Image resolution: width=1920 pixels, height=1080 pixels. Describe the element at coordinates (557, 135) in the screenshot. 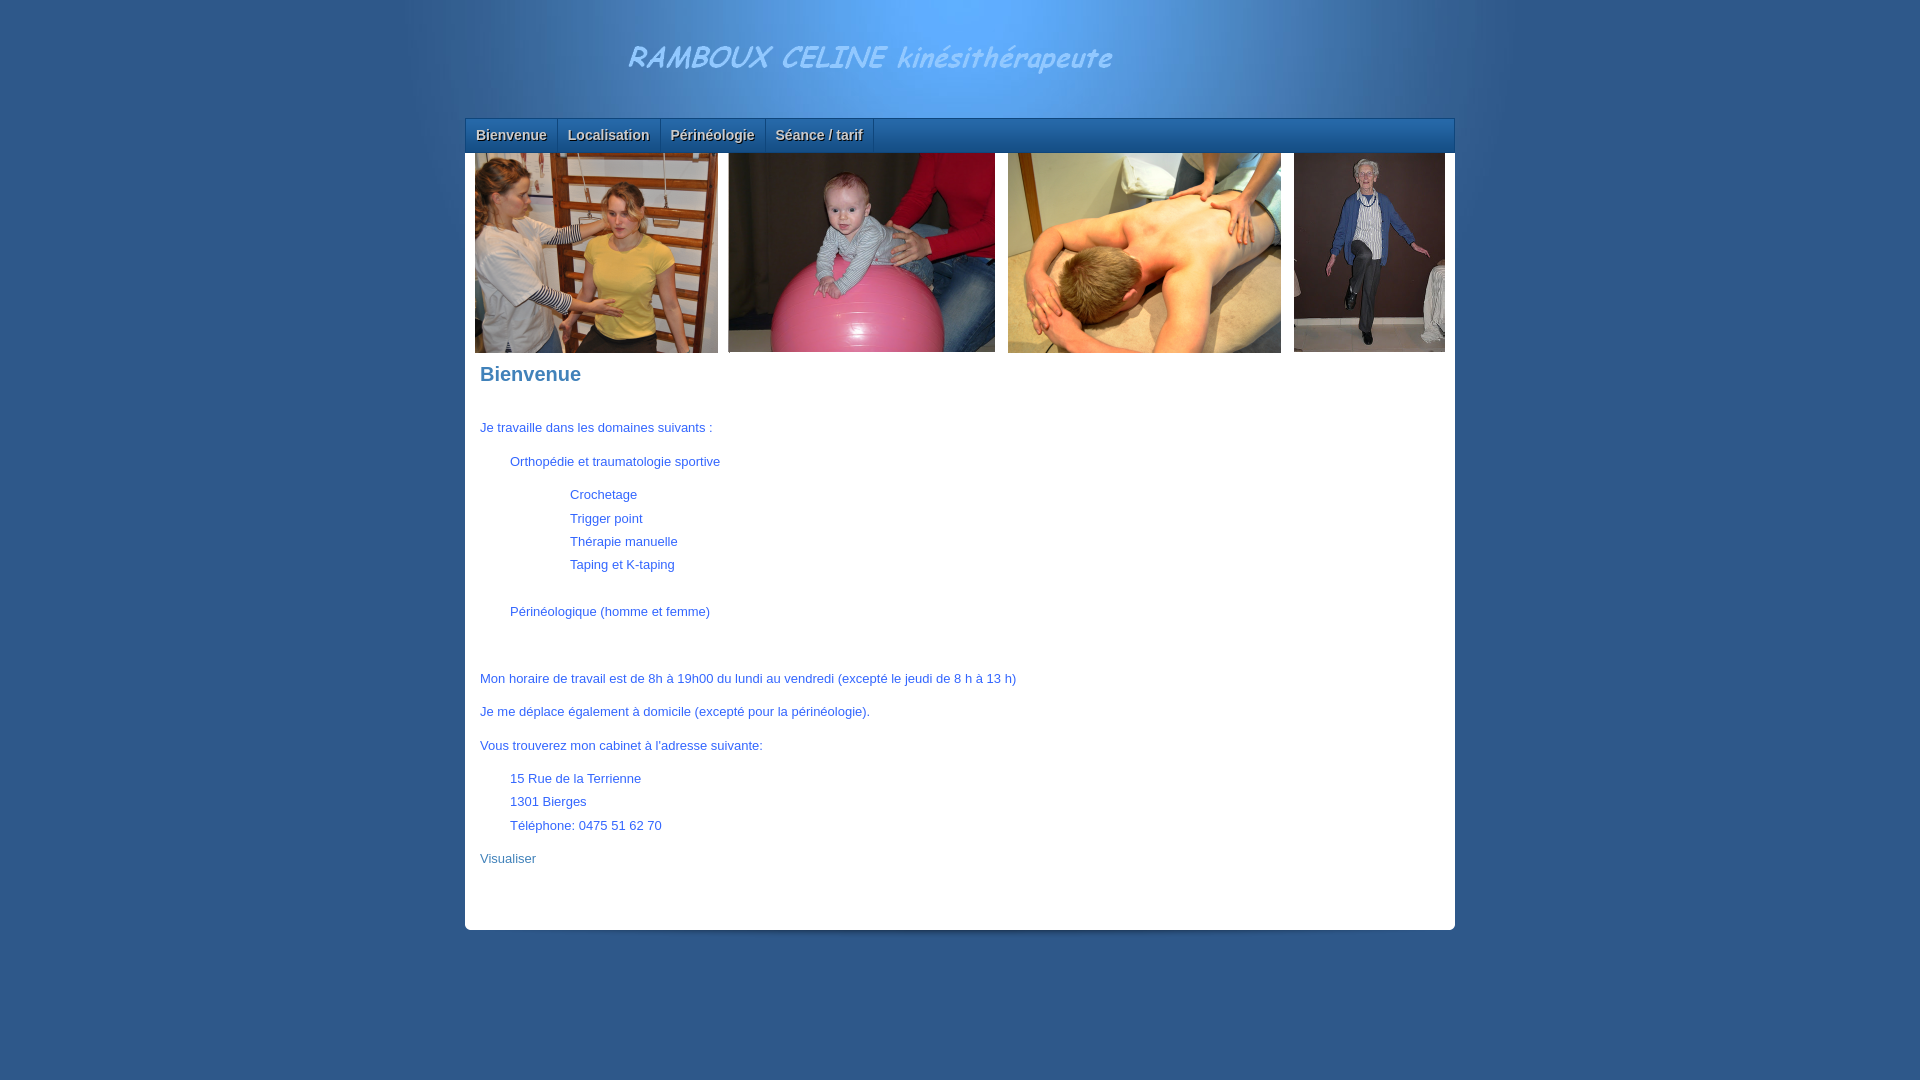

I see `'Localisation'` at that location.